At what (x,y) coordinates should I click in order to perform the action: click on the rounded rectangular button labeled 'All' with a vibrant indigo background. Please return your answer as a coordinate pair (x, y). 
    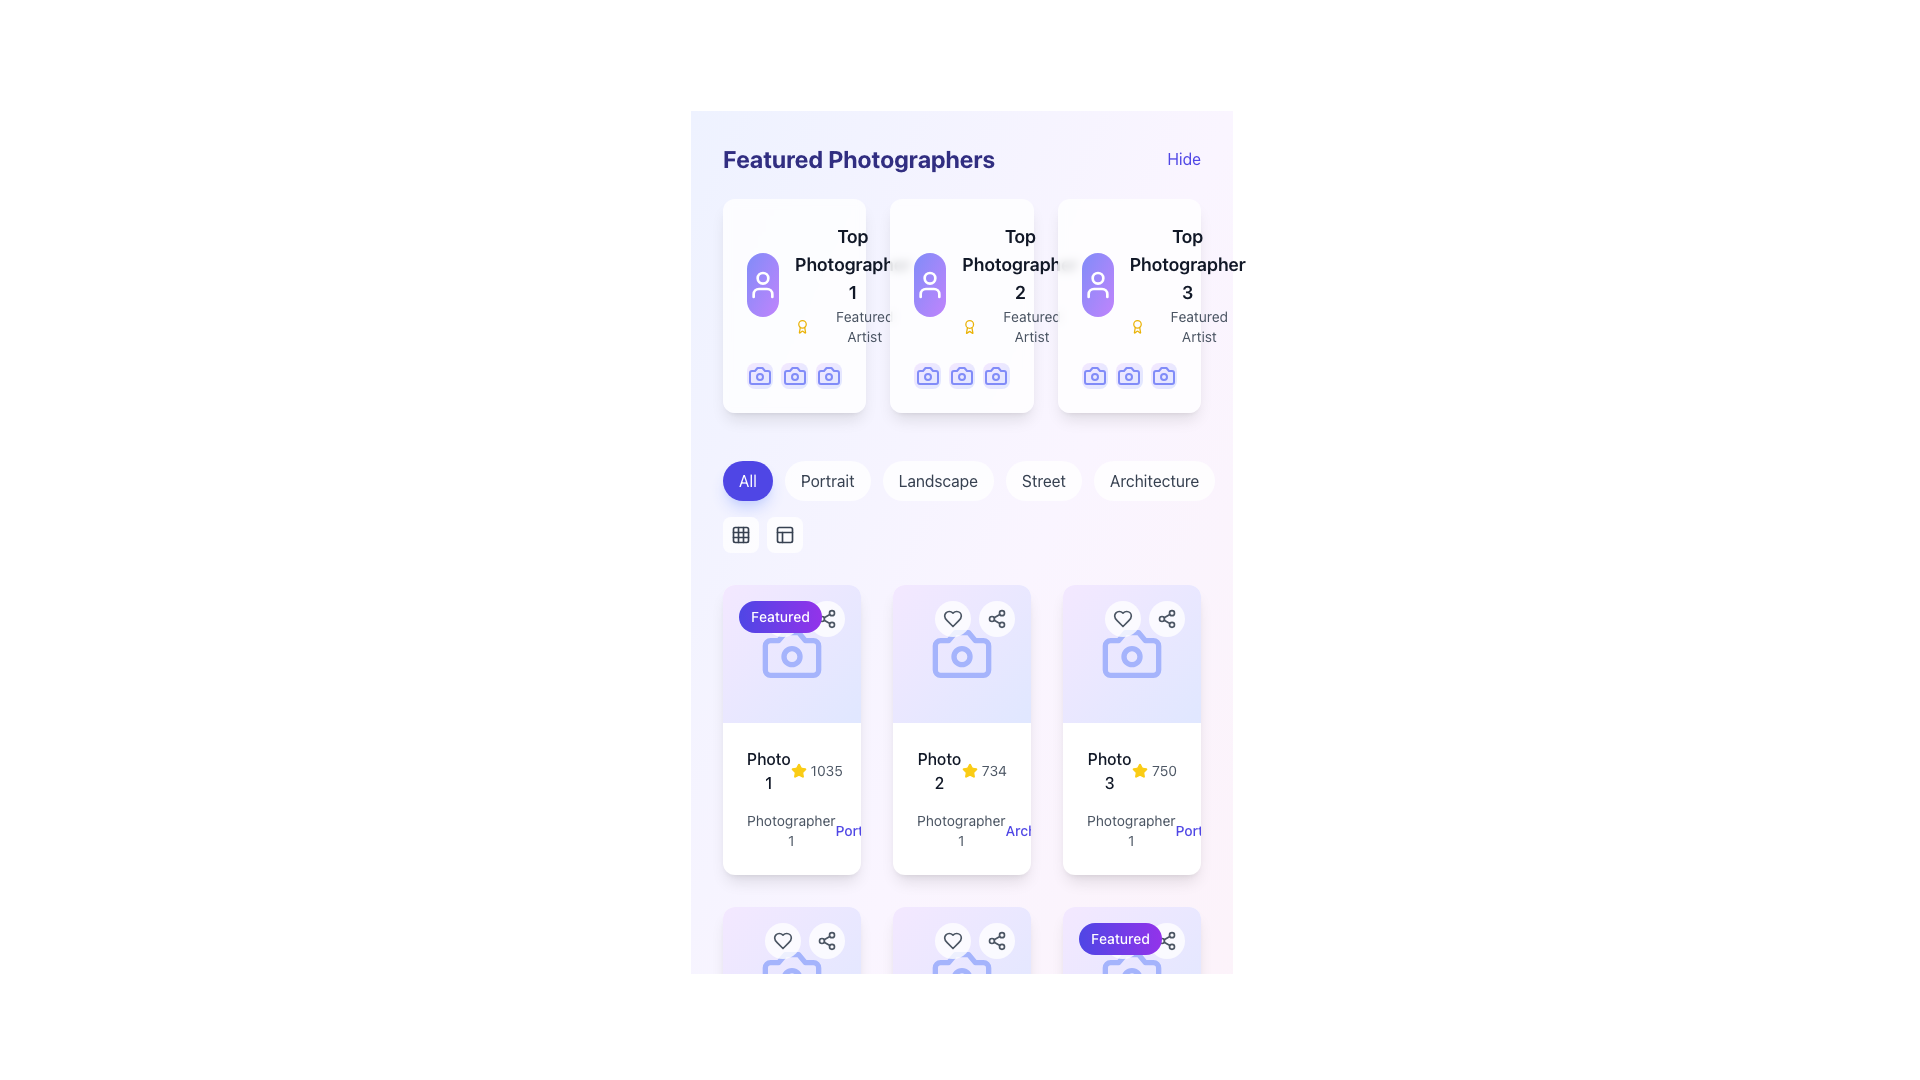
    Looking at the image, I should click on (747, 481).